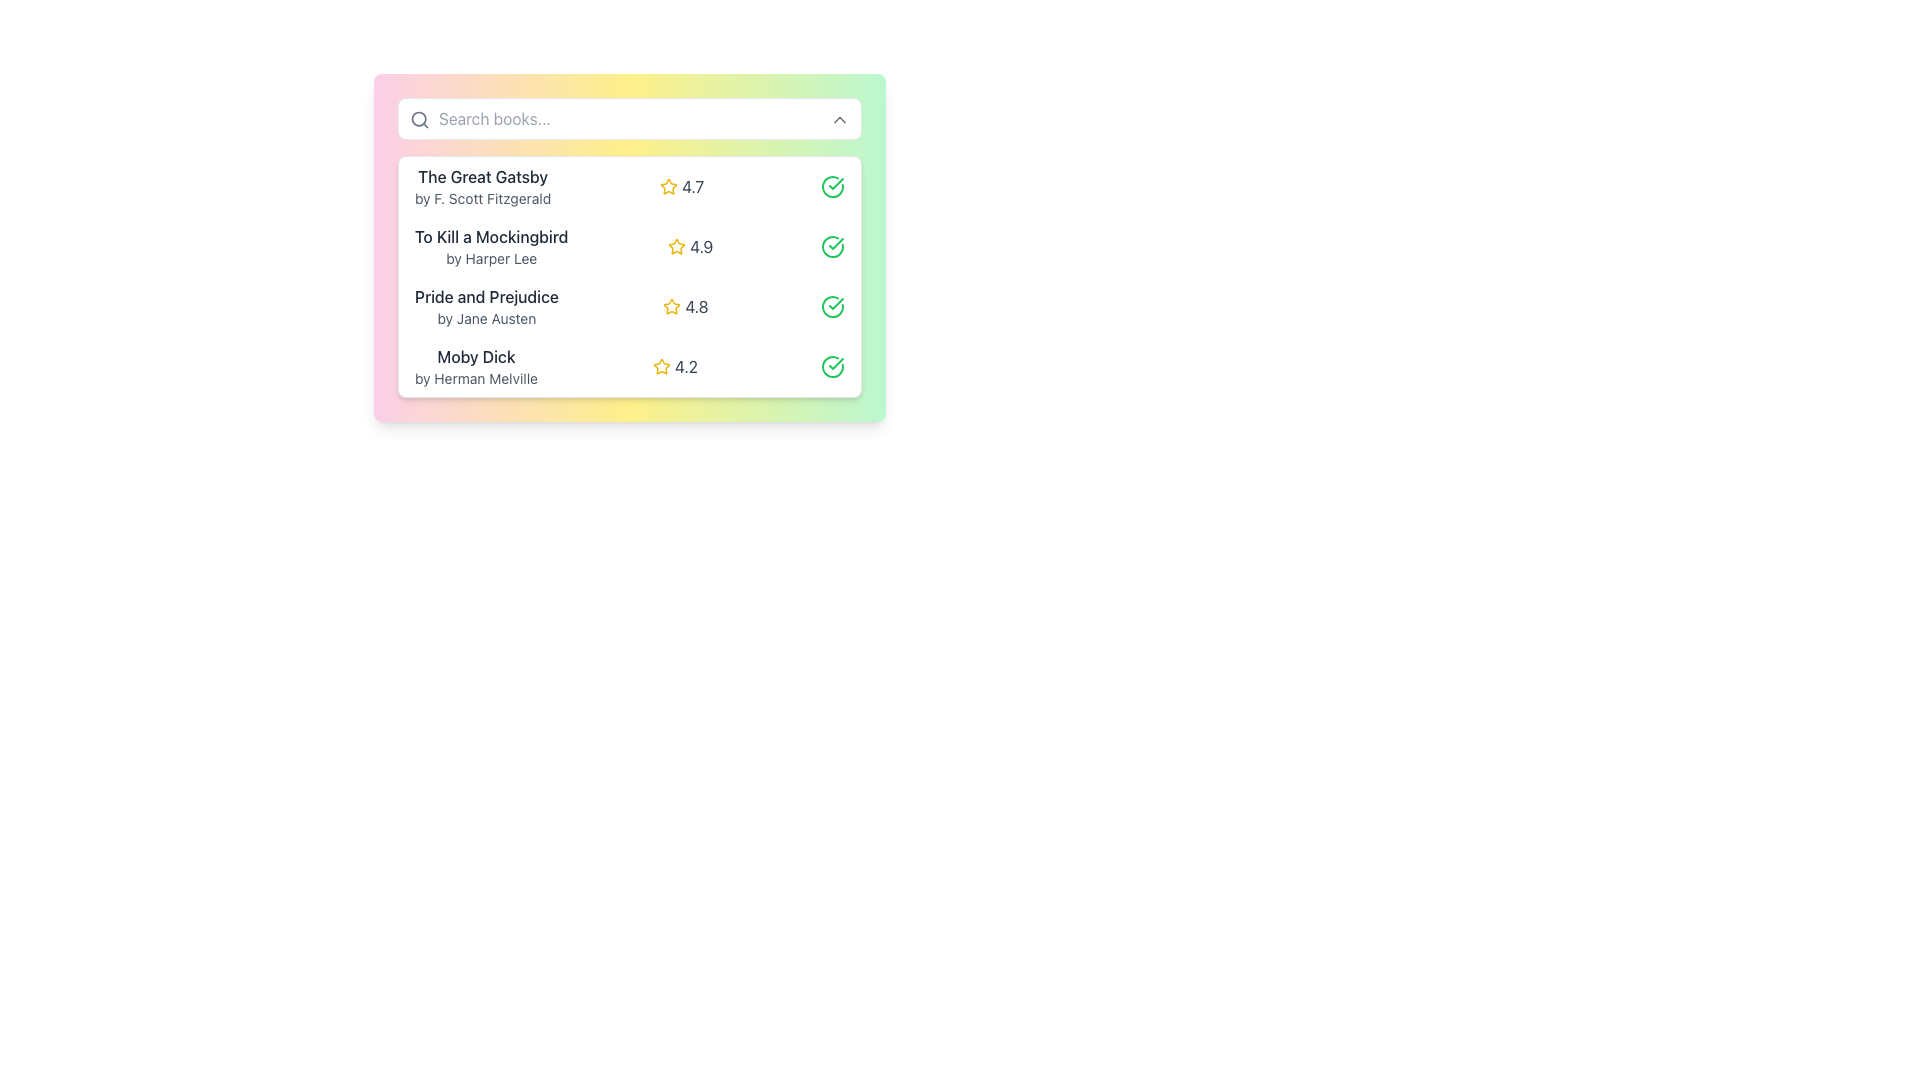 The height and width of the screenshot is (1080, 1920). Describe the element at coordinates (832, 245) in the screenshot. I see `the status represented by the circular green checkmark icon located at the far right of the list item for 'To Kill a Mockingbird'` at that location.